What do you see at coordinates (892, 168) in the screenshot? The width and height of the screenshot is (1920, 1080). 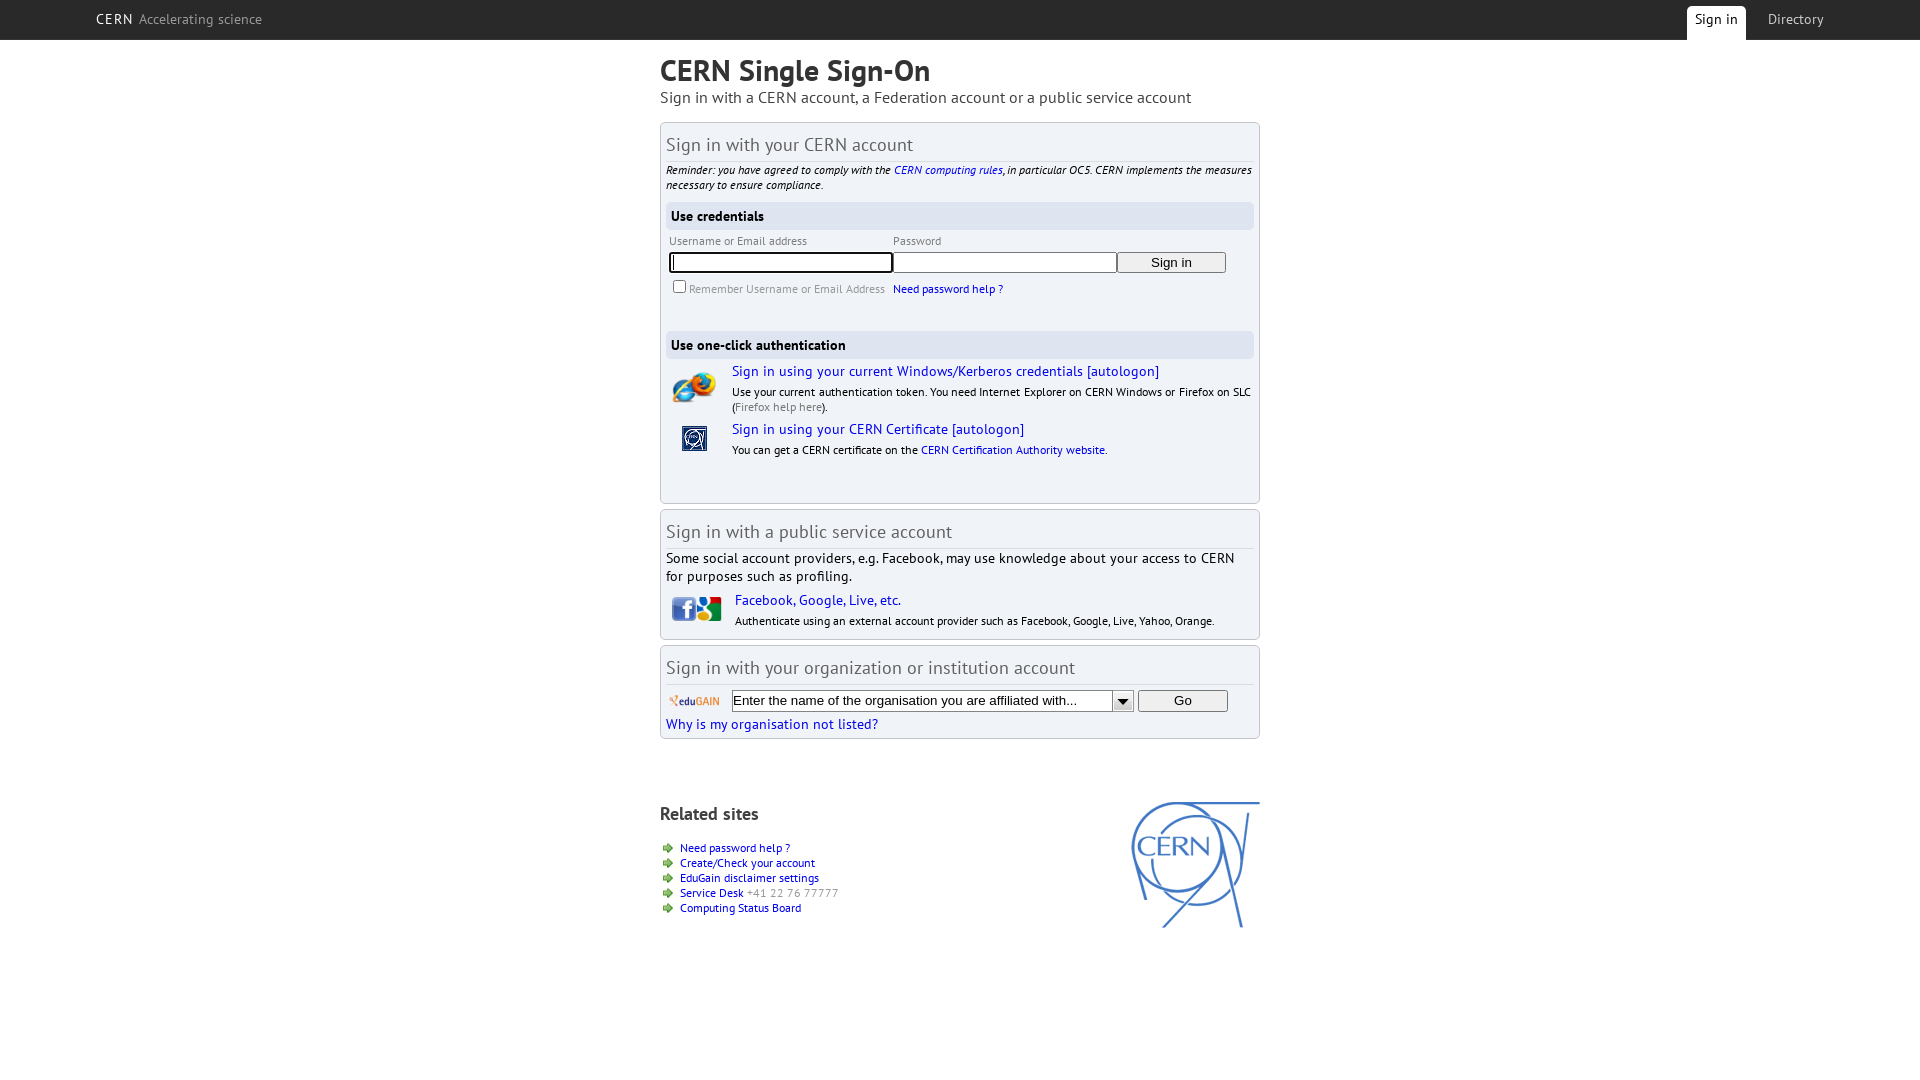 I see `'CERN computing rules'` at bounding box center [892, 168].